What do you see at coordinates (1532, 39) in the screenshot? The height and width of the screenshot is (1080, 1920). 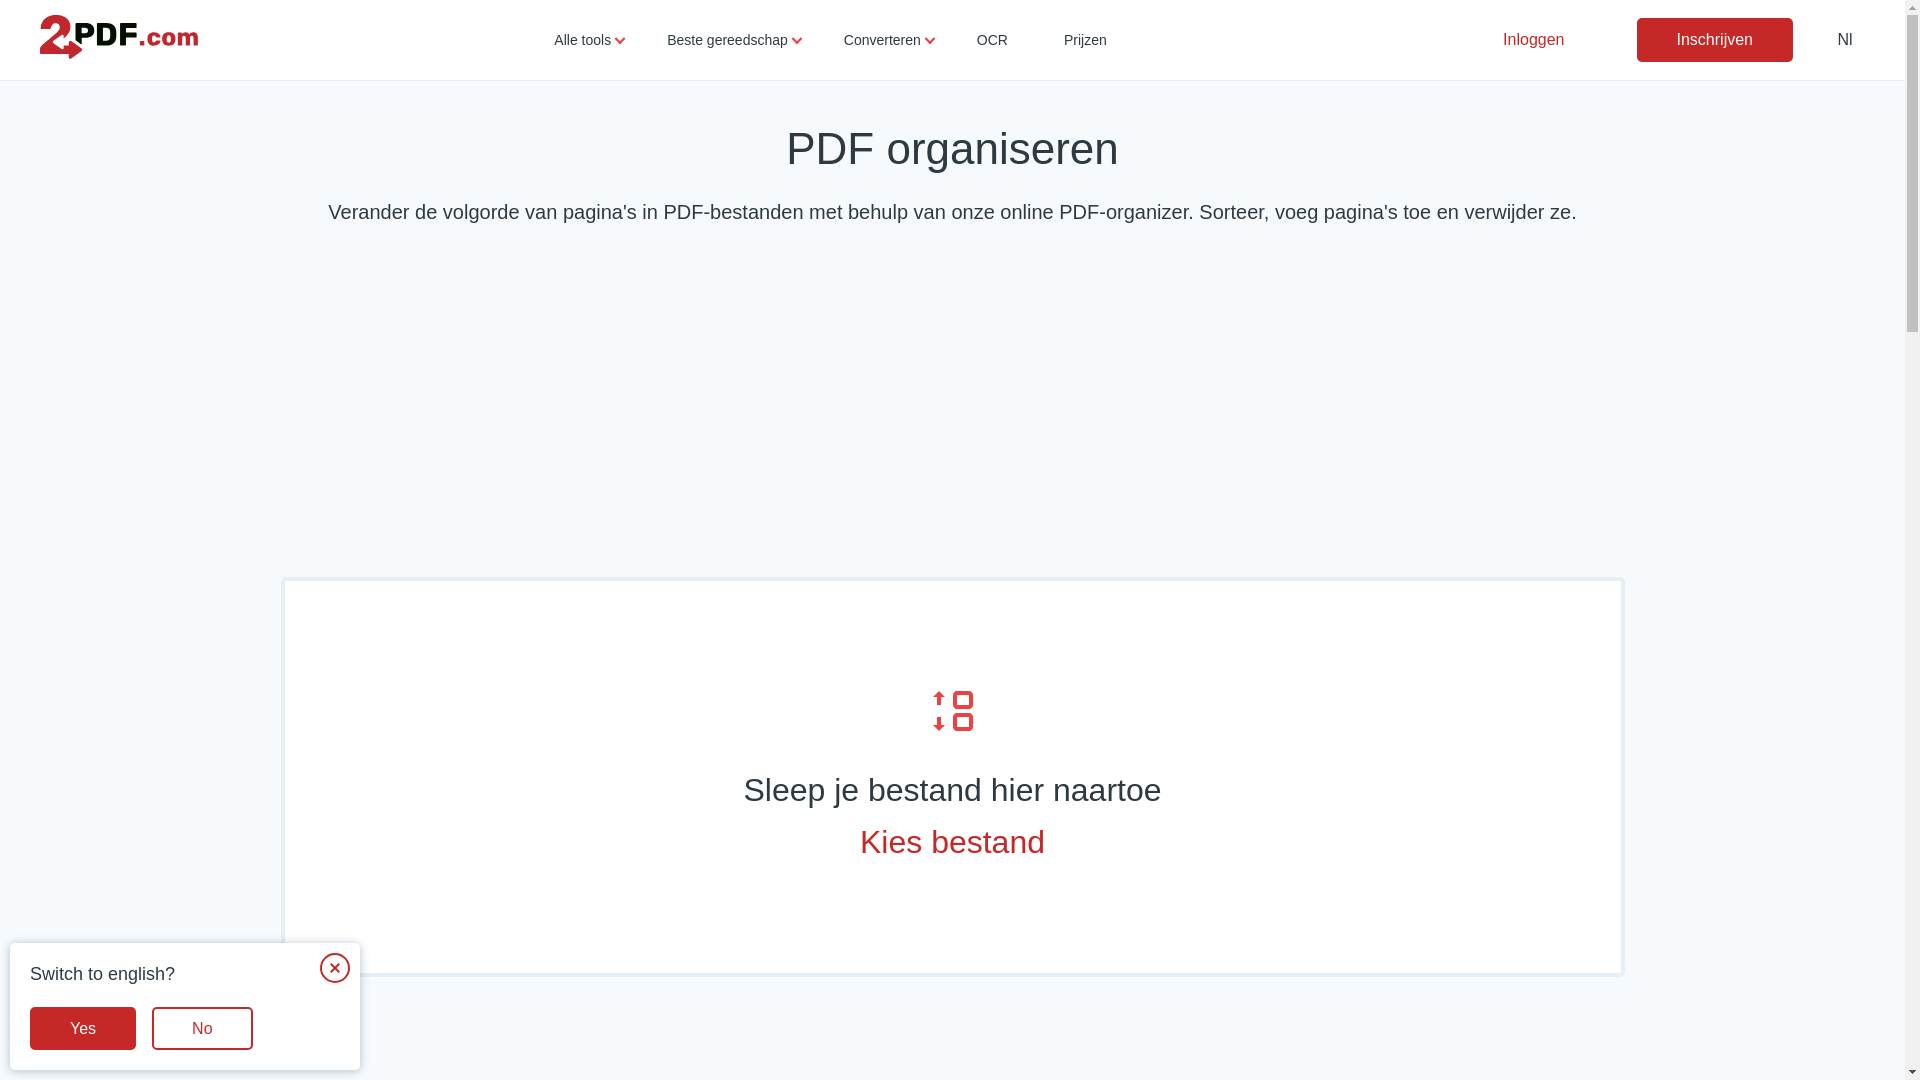 I see `'Inloggen'` at bounding box center [1532, 39].